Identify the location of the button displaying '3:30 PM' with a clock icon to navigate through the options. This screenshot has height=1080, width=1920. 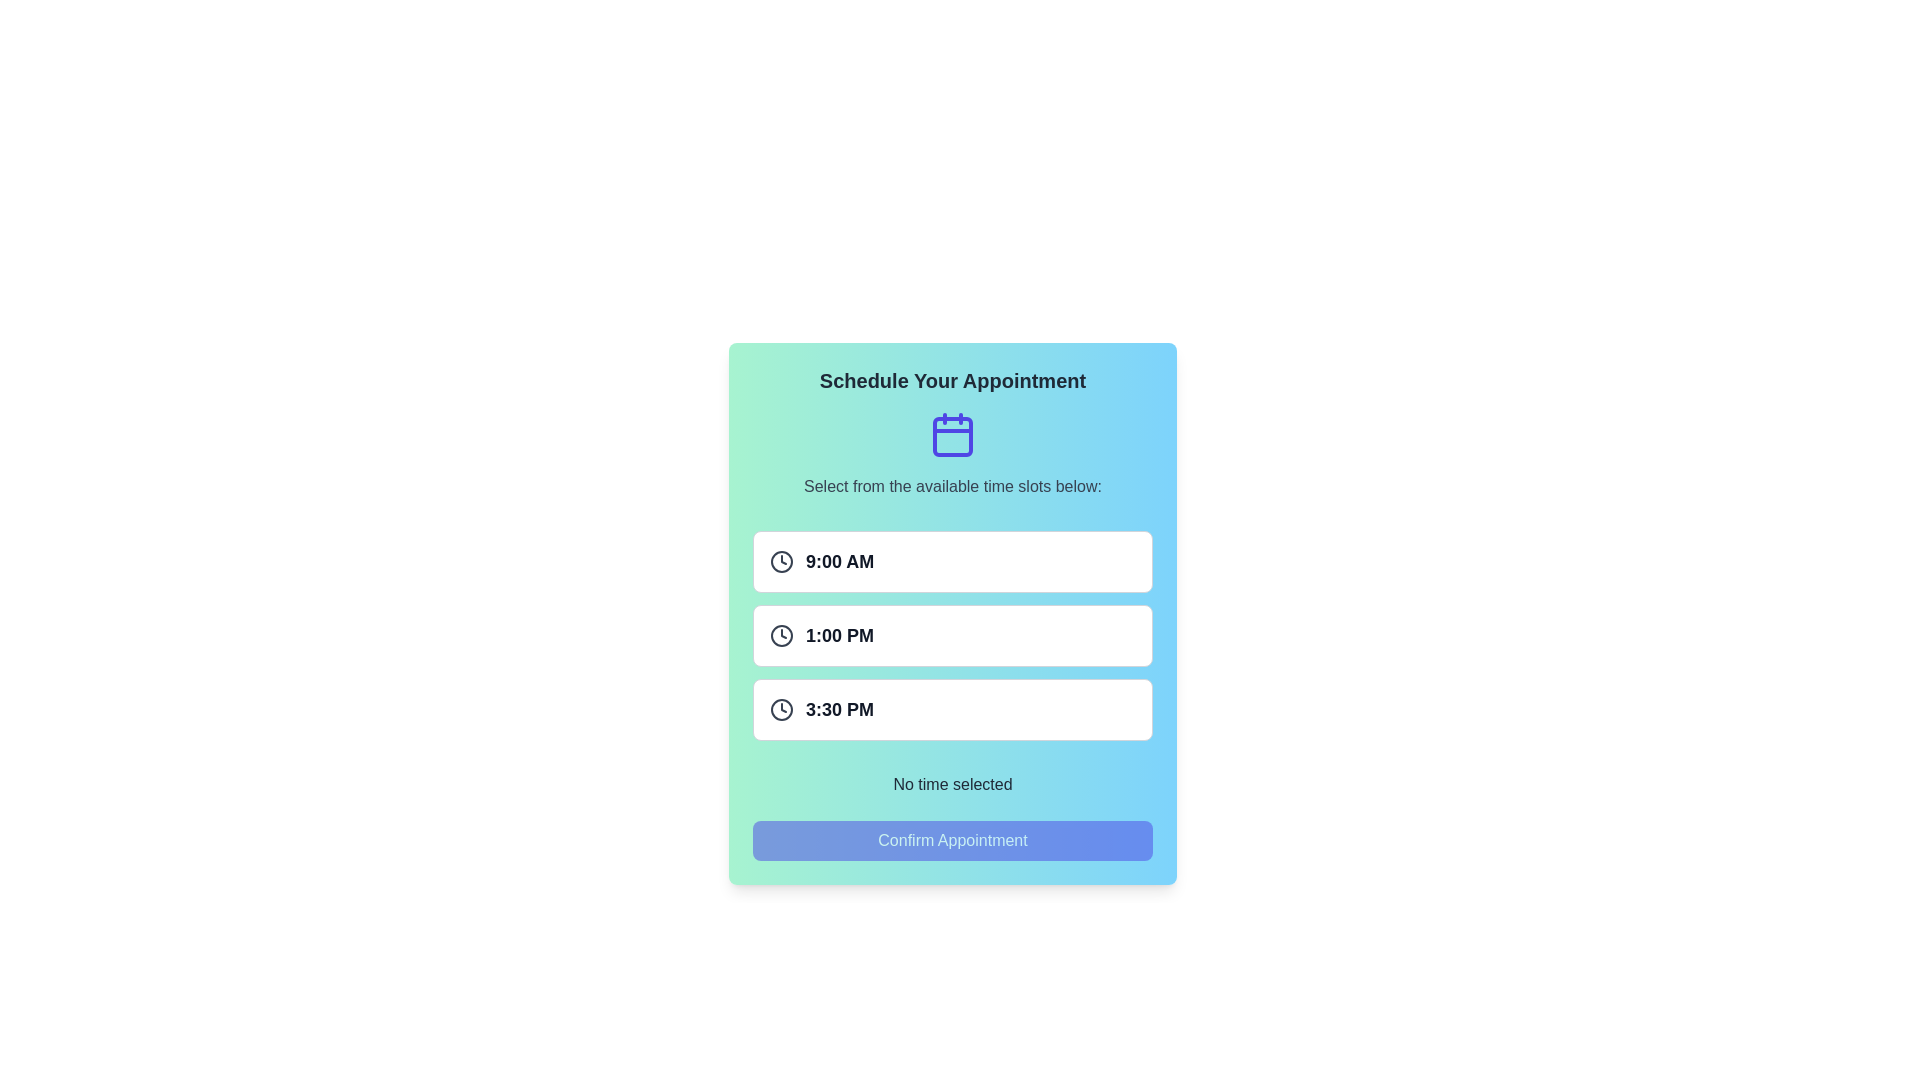
(952, 708).